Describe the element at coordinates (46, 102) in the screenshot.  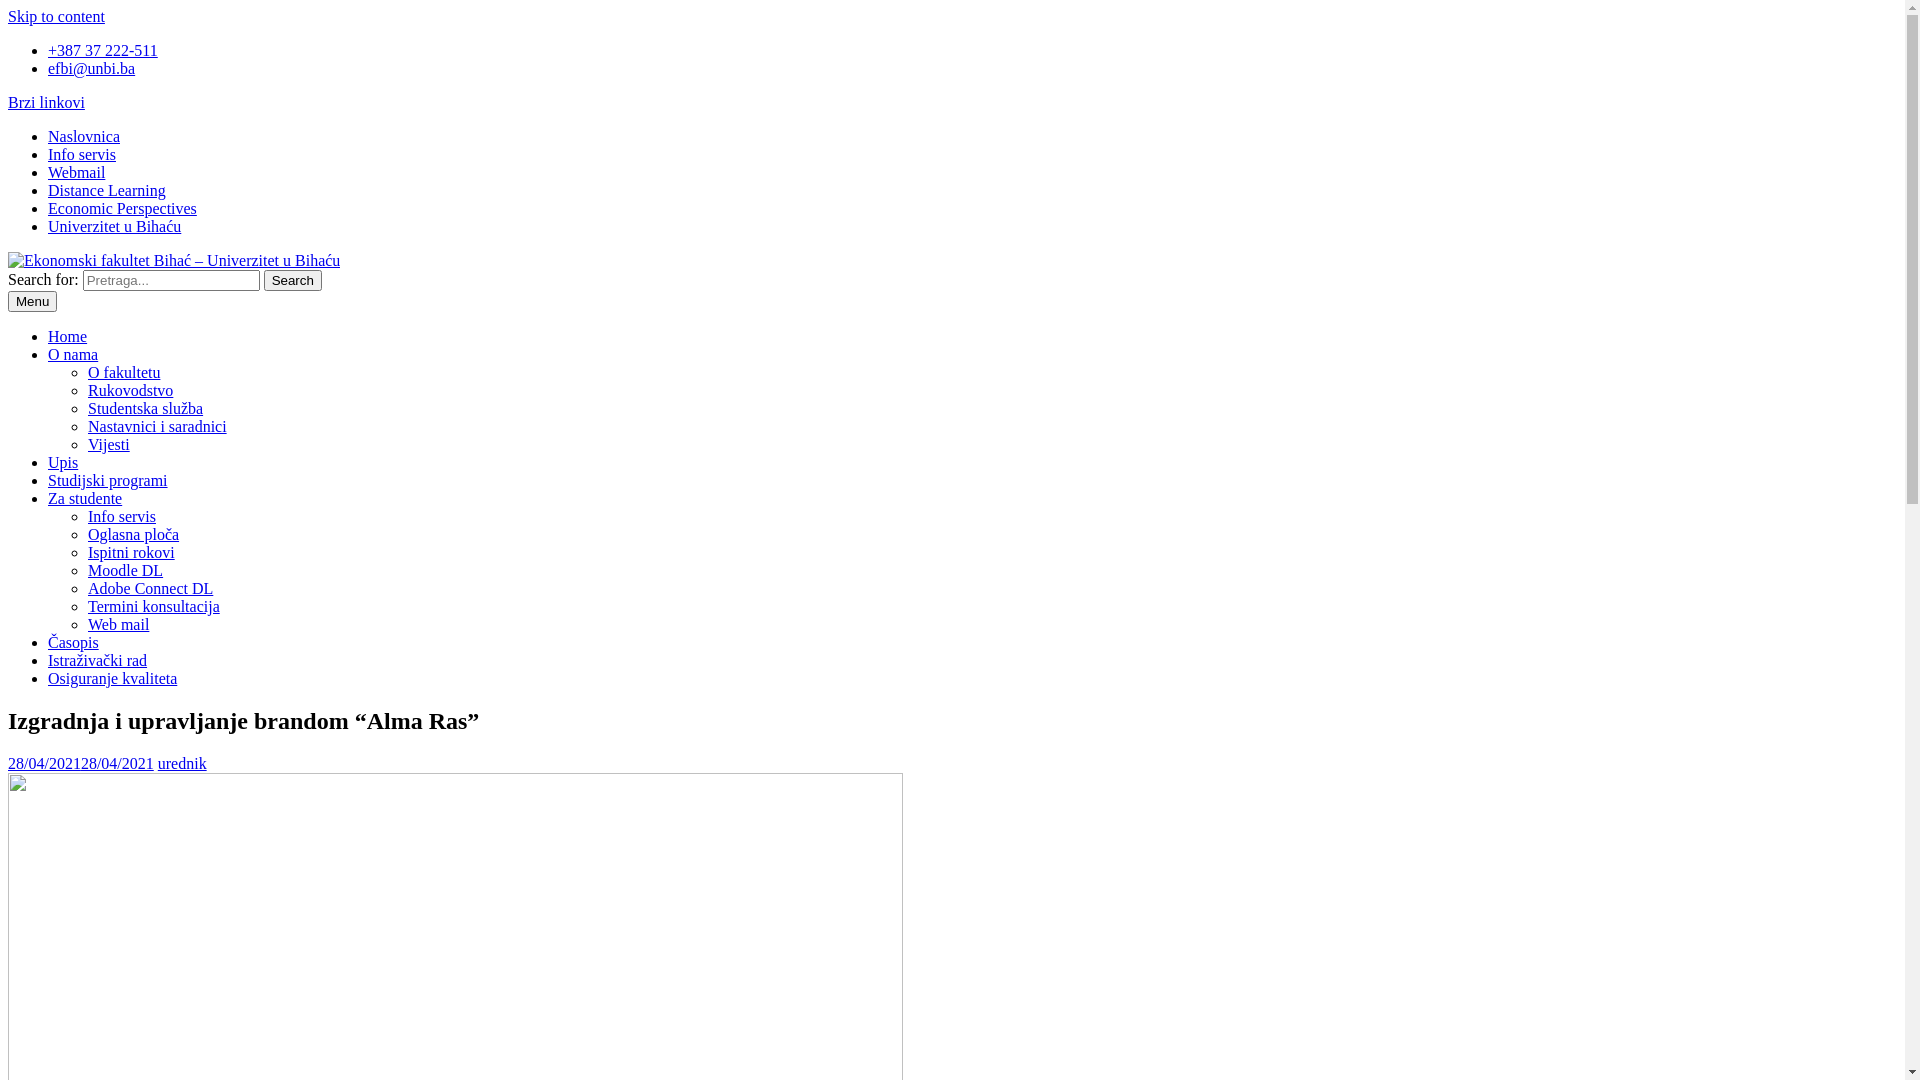
I see `'Brzi linkovi'` at that location.